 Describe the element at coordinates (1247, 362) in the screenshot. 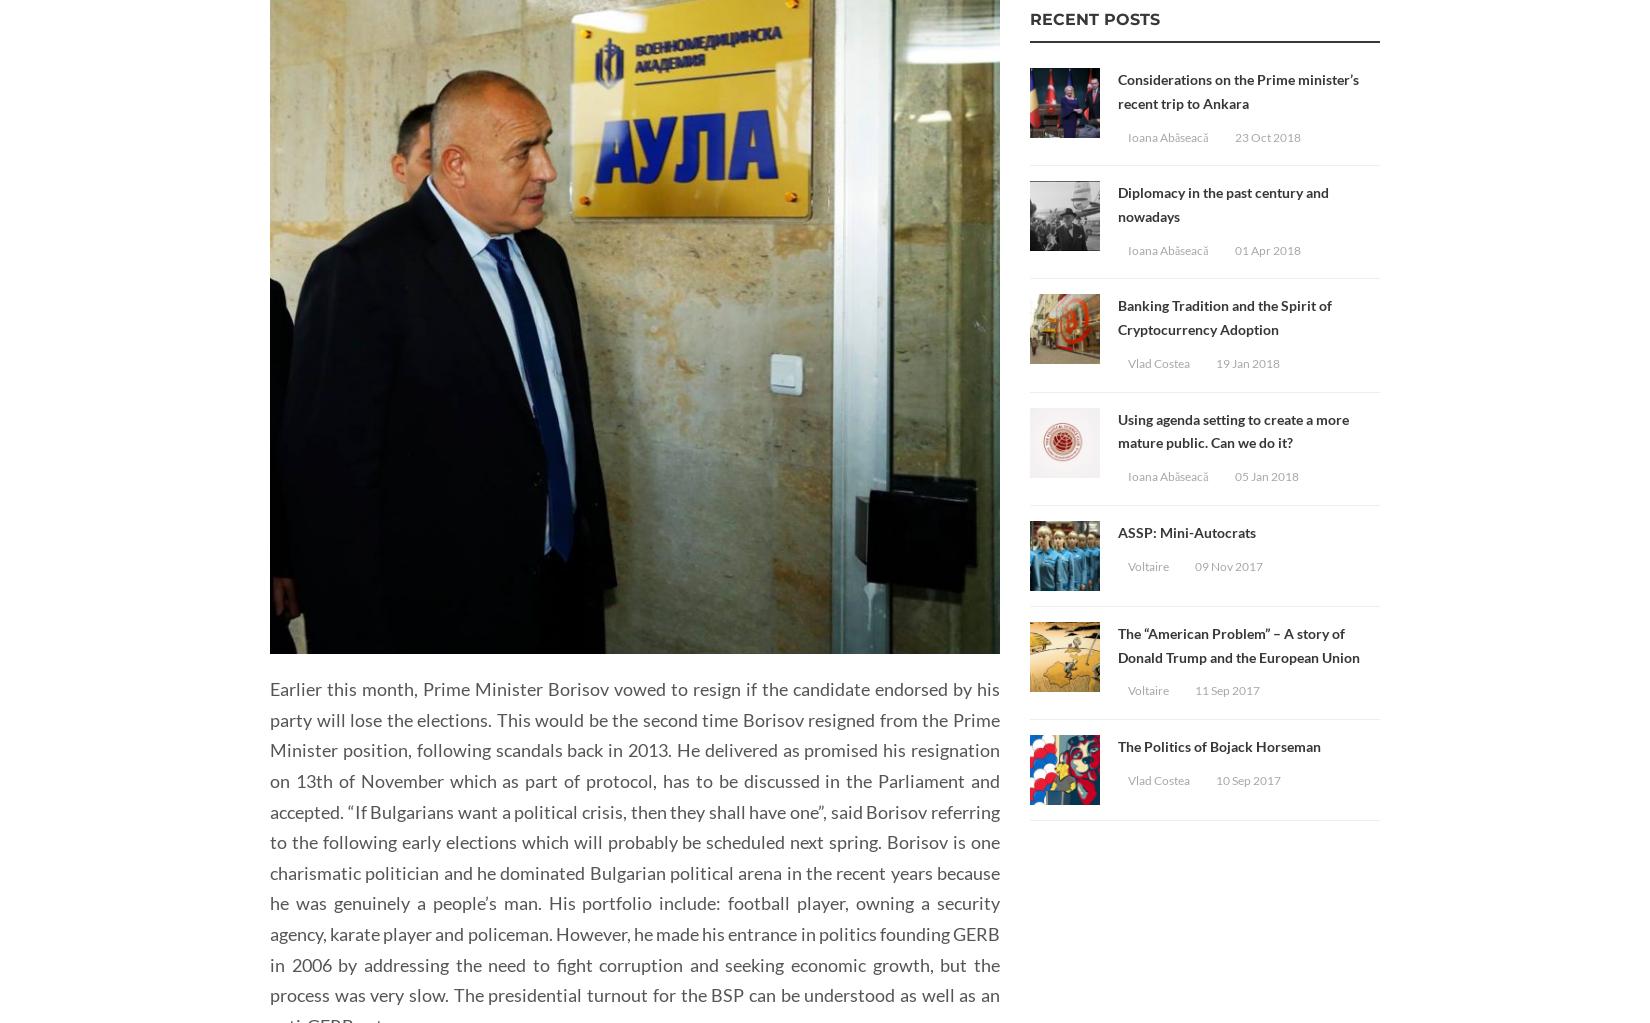

I see `'19 Jan 2018'` at that location.